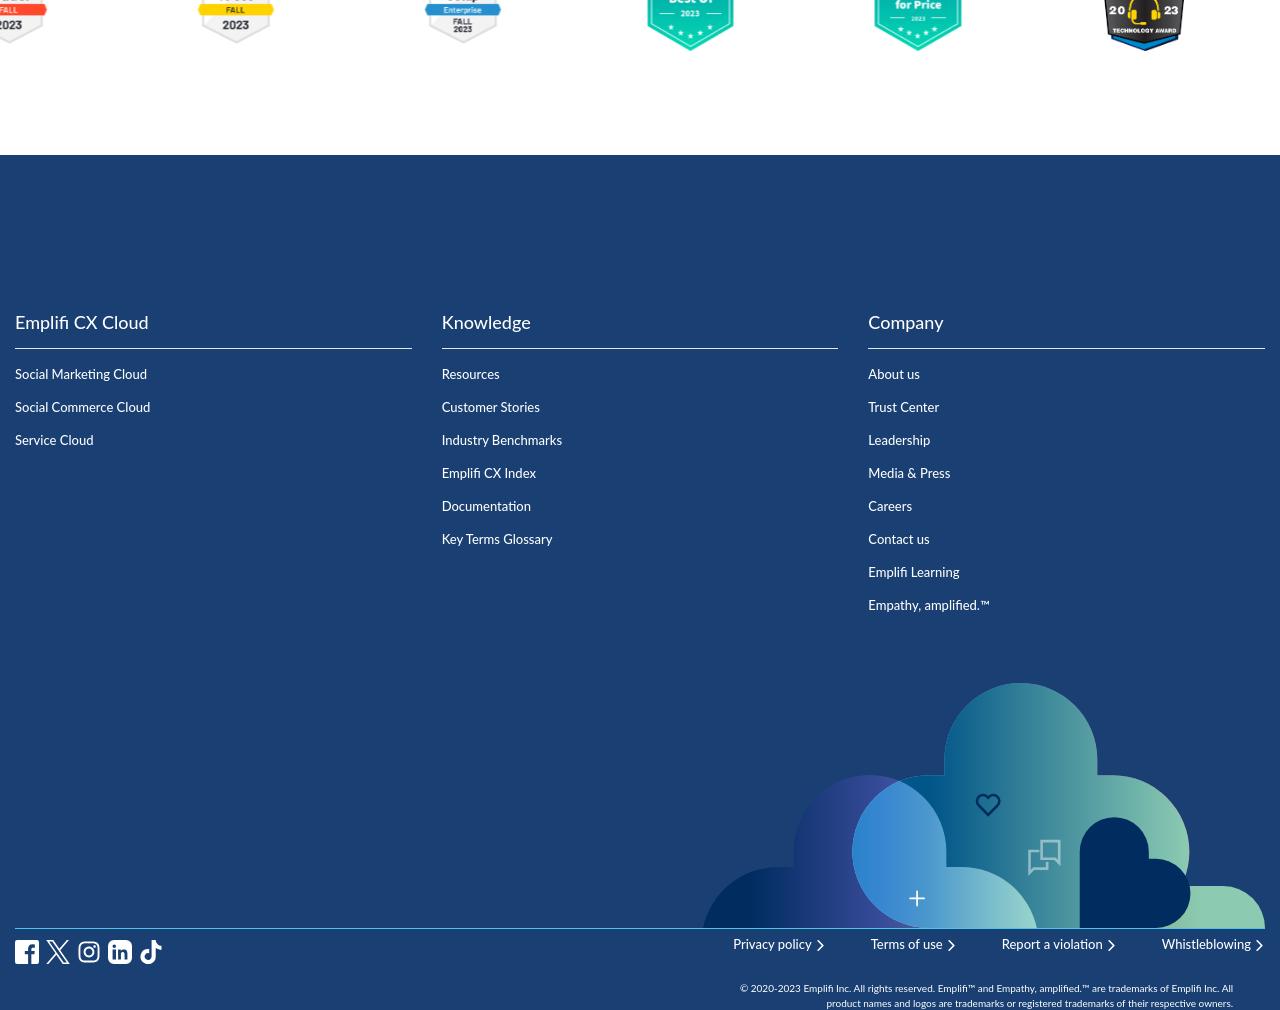 This screenshot has width=1280, height=1010. What do you see at coordinates (81, 407) in the screenshot?
I see `'Social Commerce Cloud'` at bounding box center [81, 407].